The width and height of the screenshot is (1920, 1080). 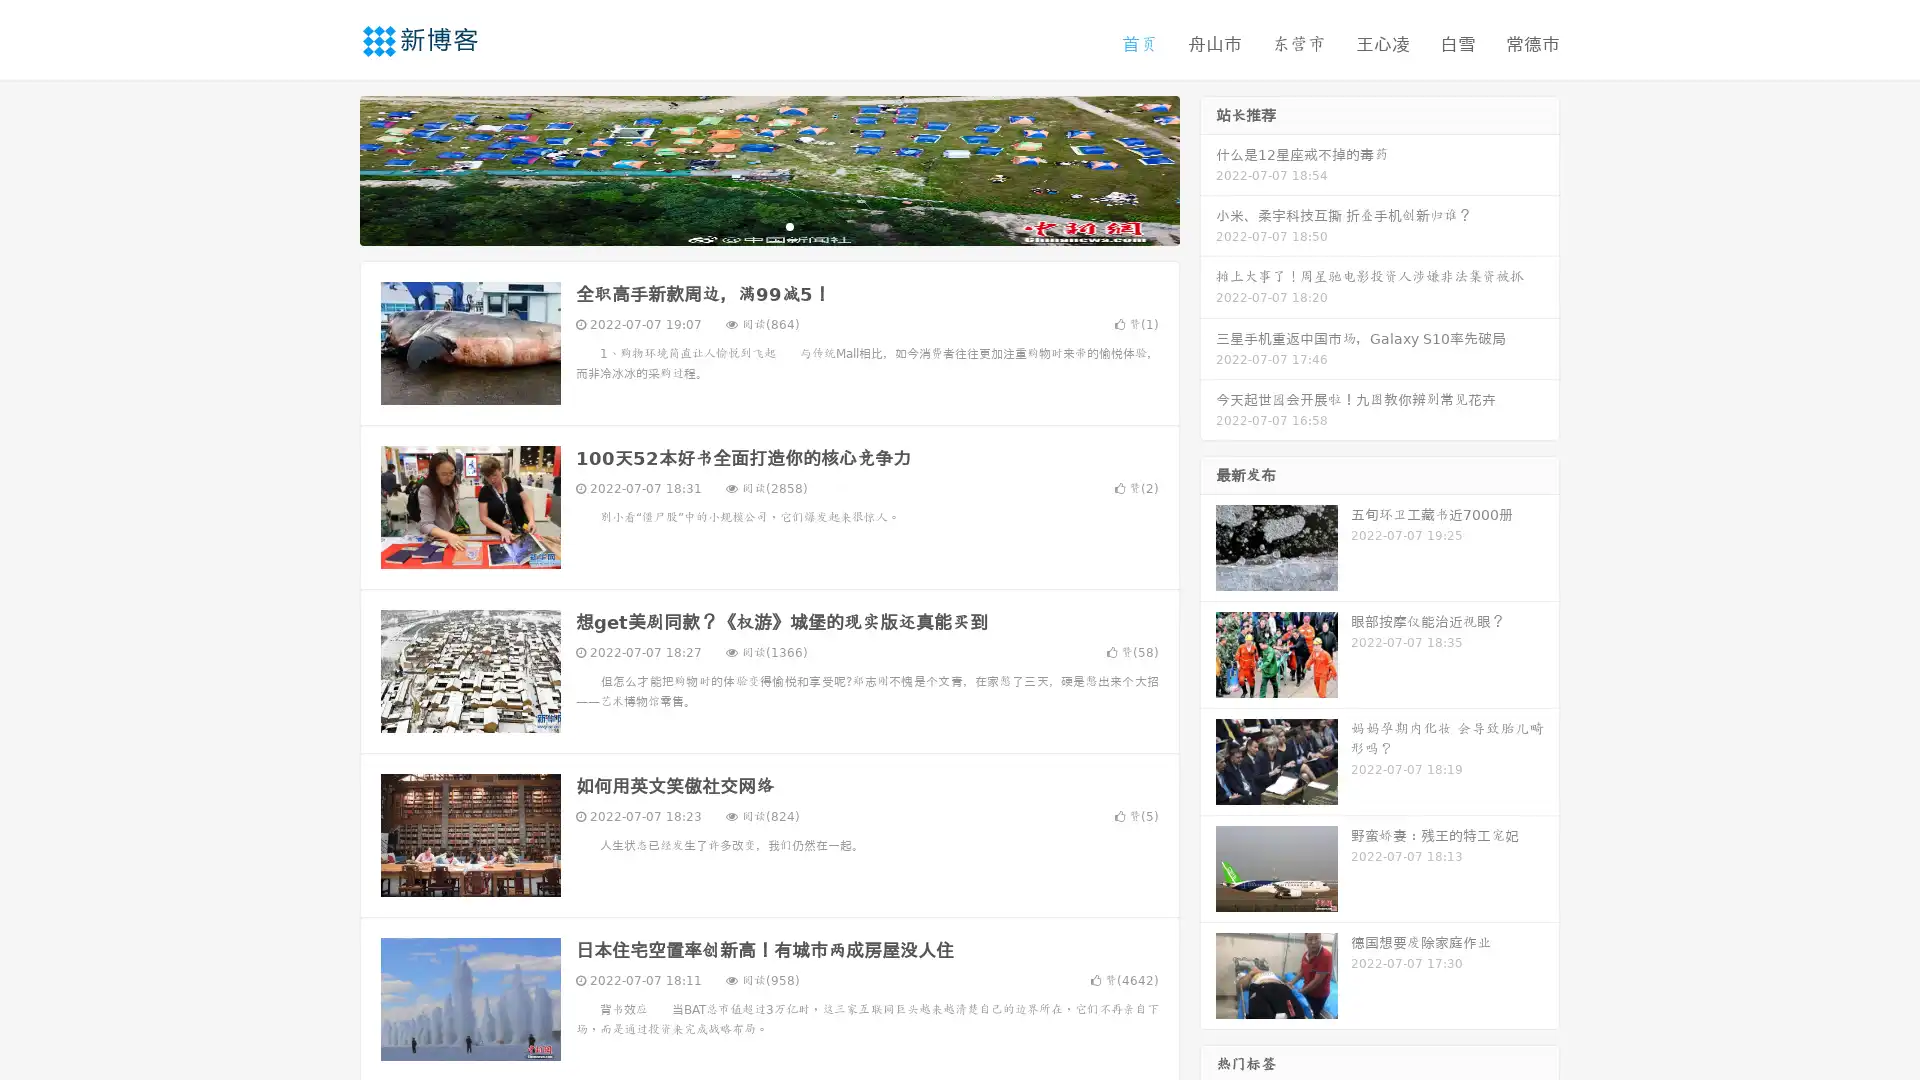 I want to click on Go to slide 2, so click(x=768, y=225).